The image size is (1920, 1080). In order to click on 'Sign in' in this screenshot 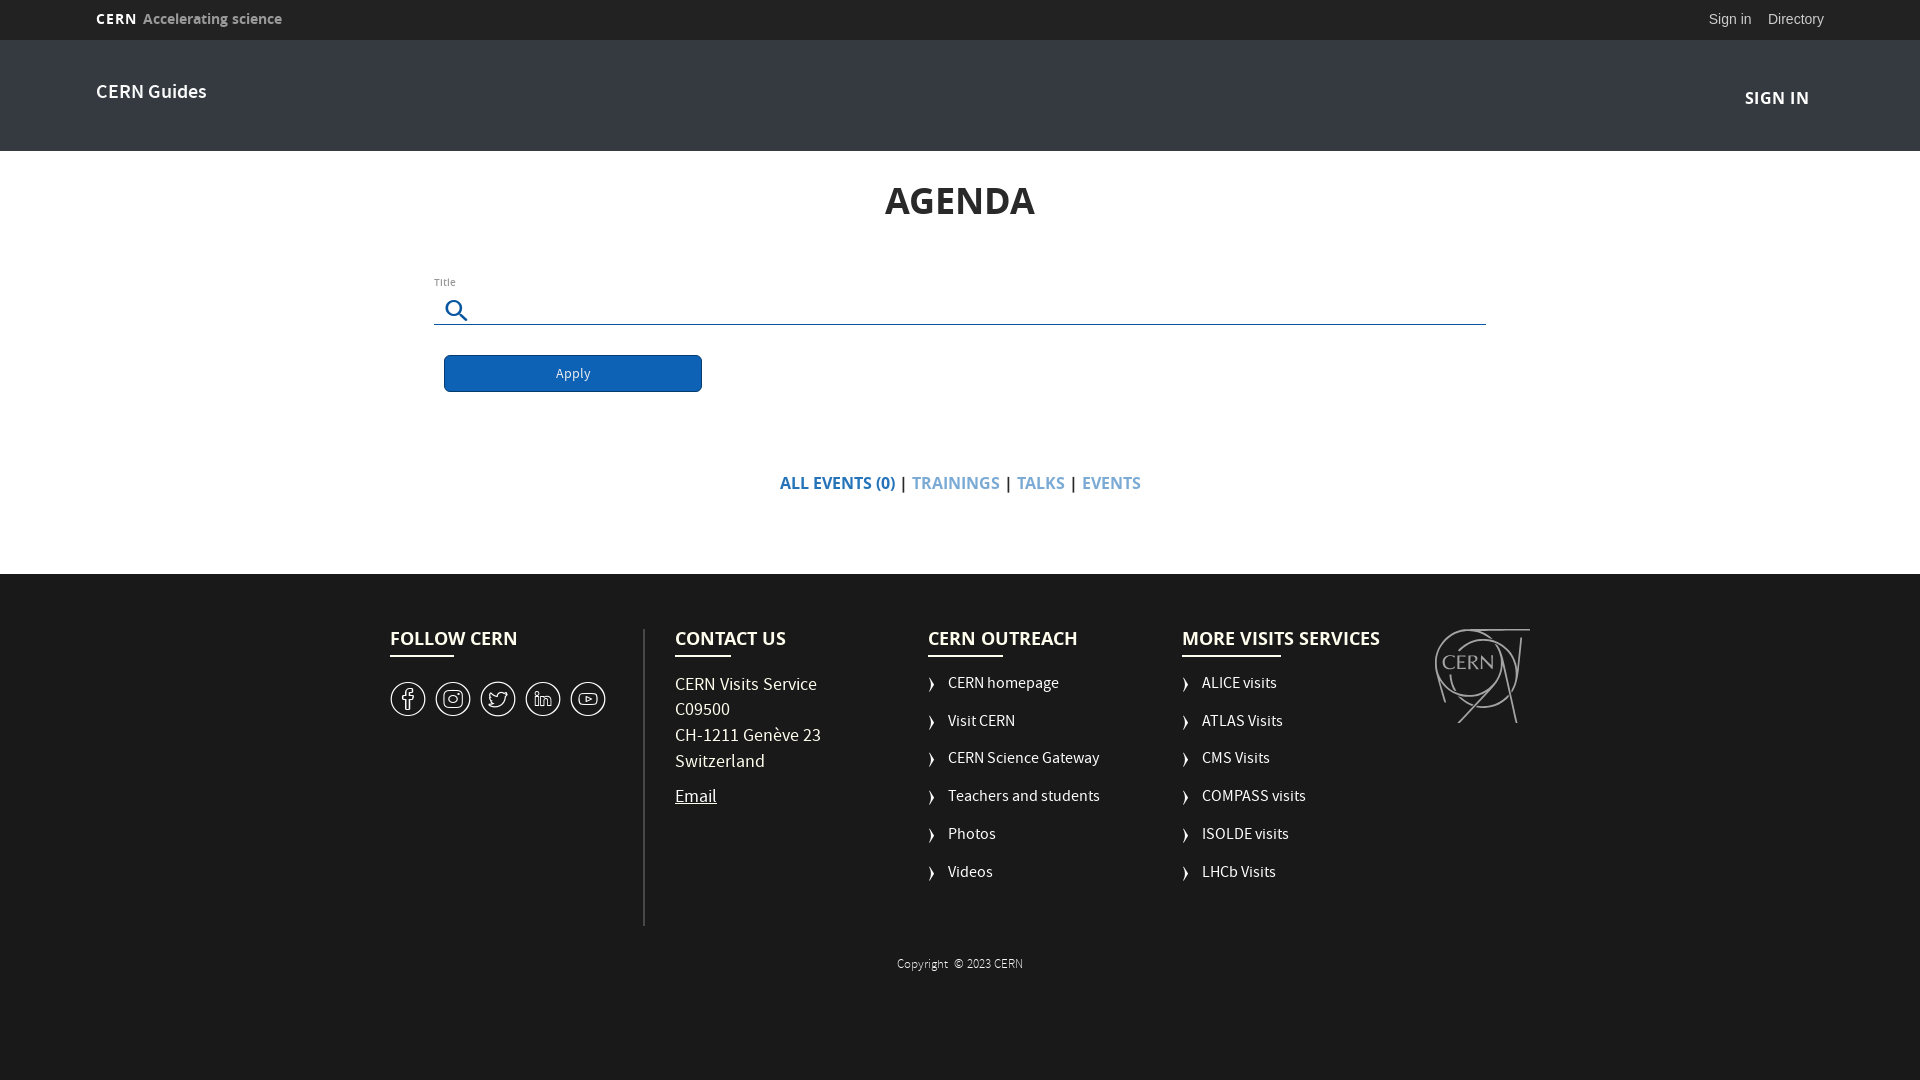, I will do `click(1729, 19)`.